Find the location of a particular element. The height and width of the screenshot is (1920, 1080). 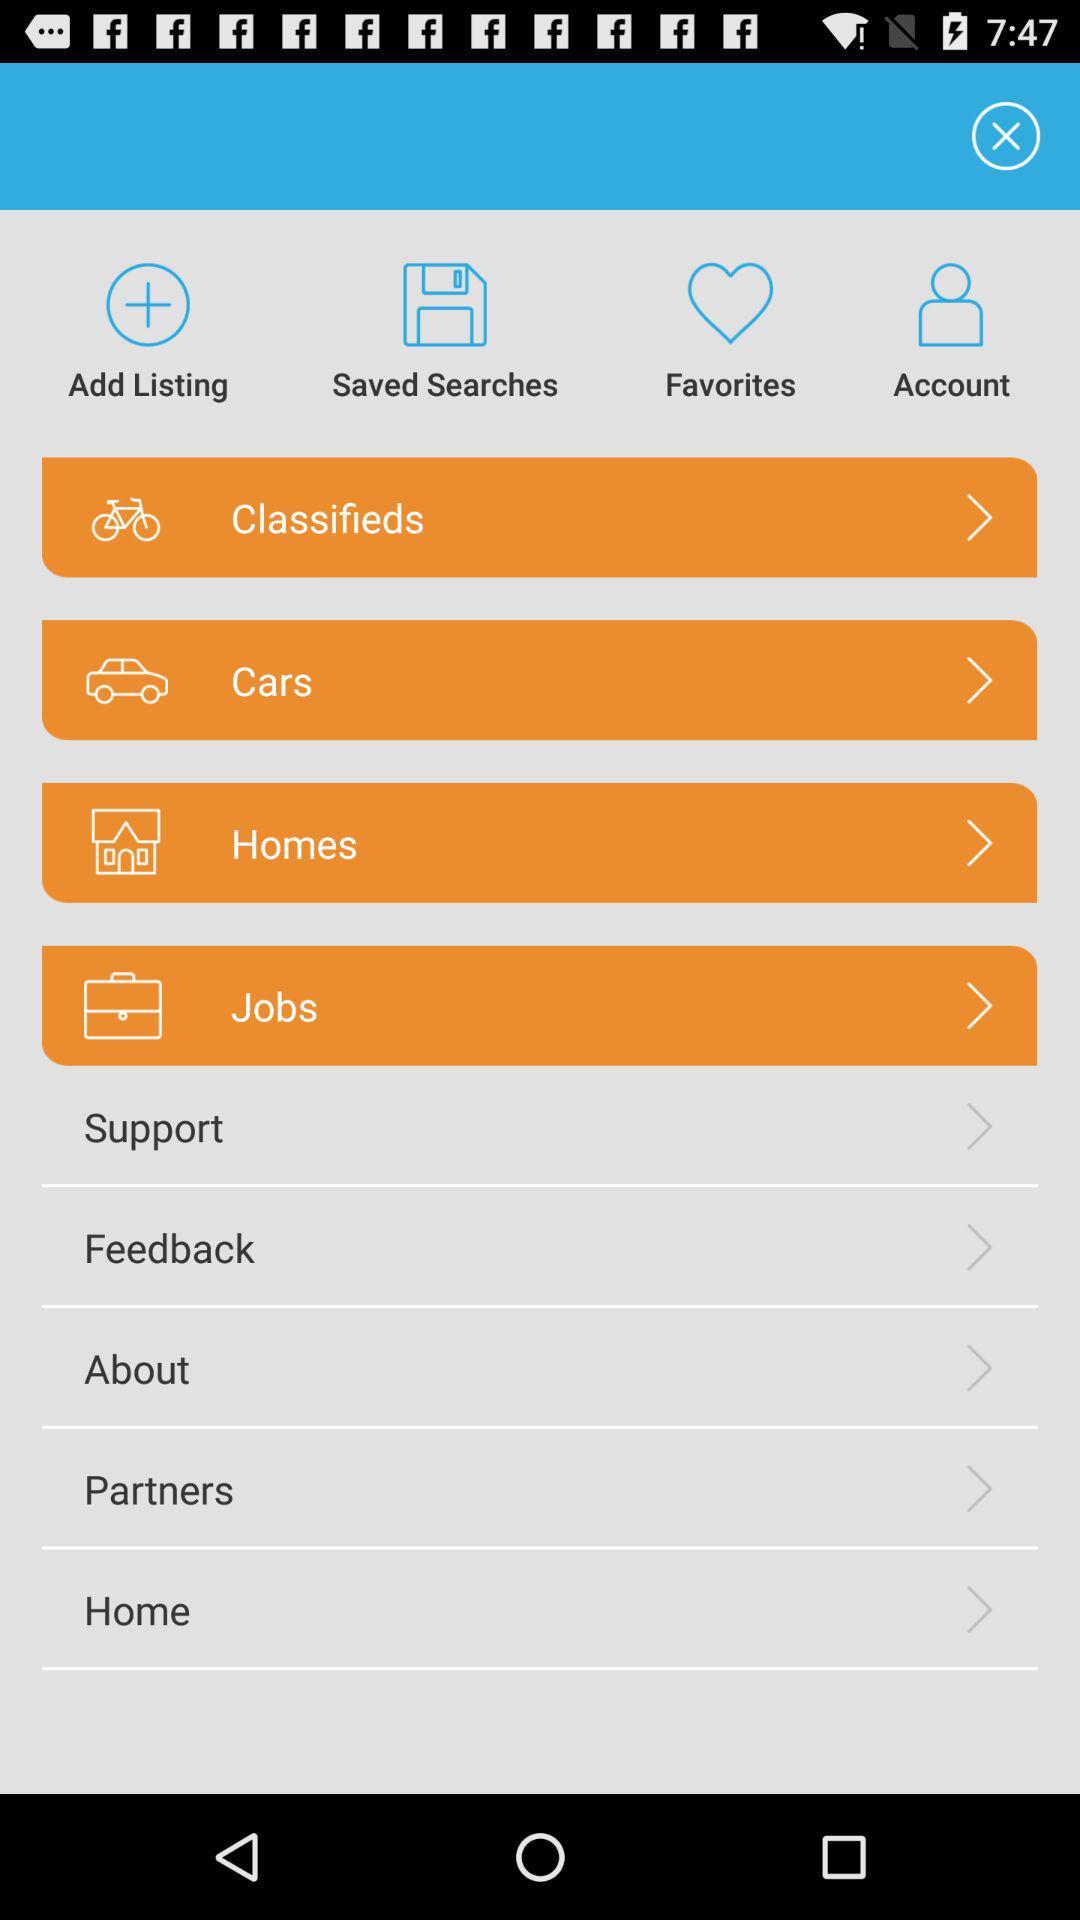

the favorites icon is located at coordinates (730, 333).